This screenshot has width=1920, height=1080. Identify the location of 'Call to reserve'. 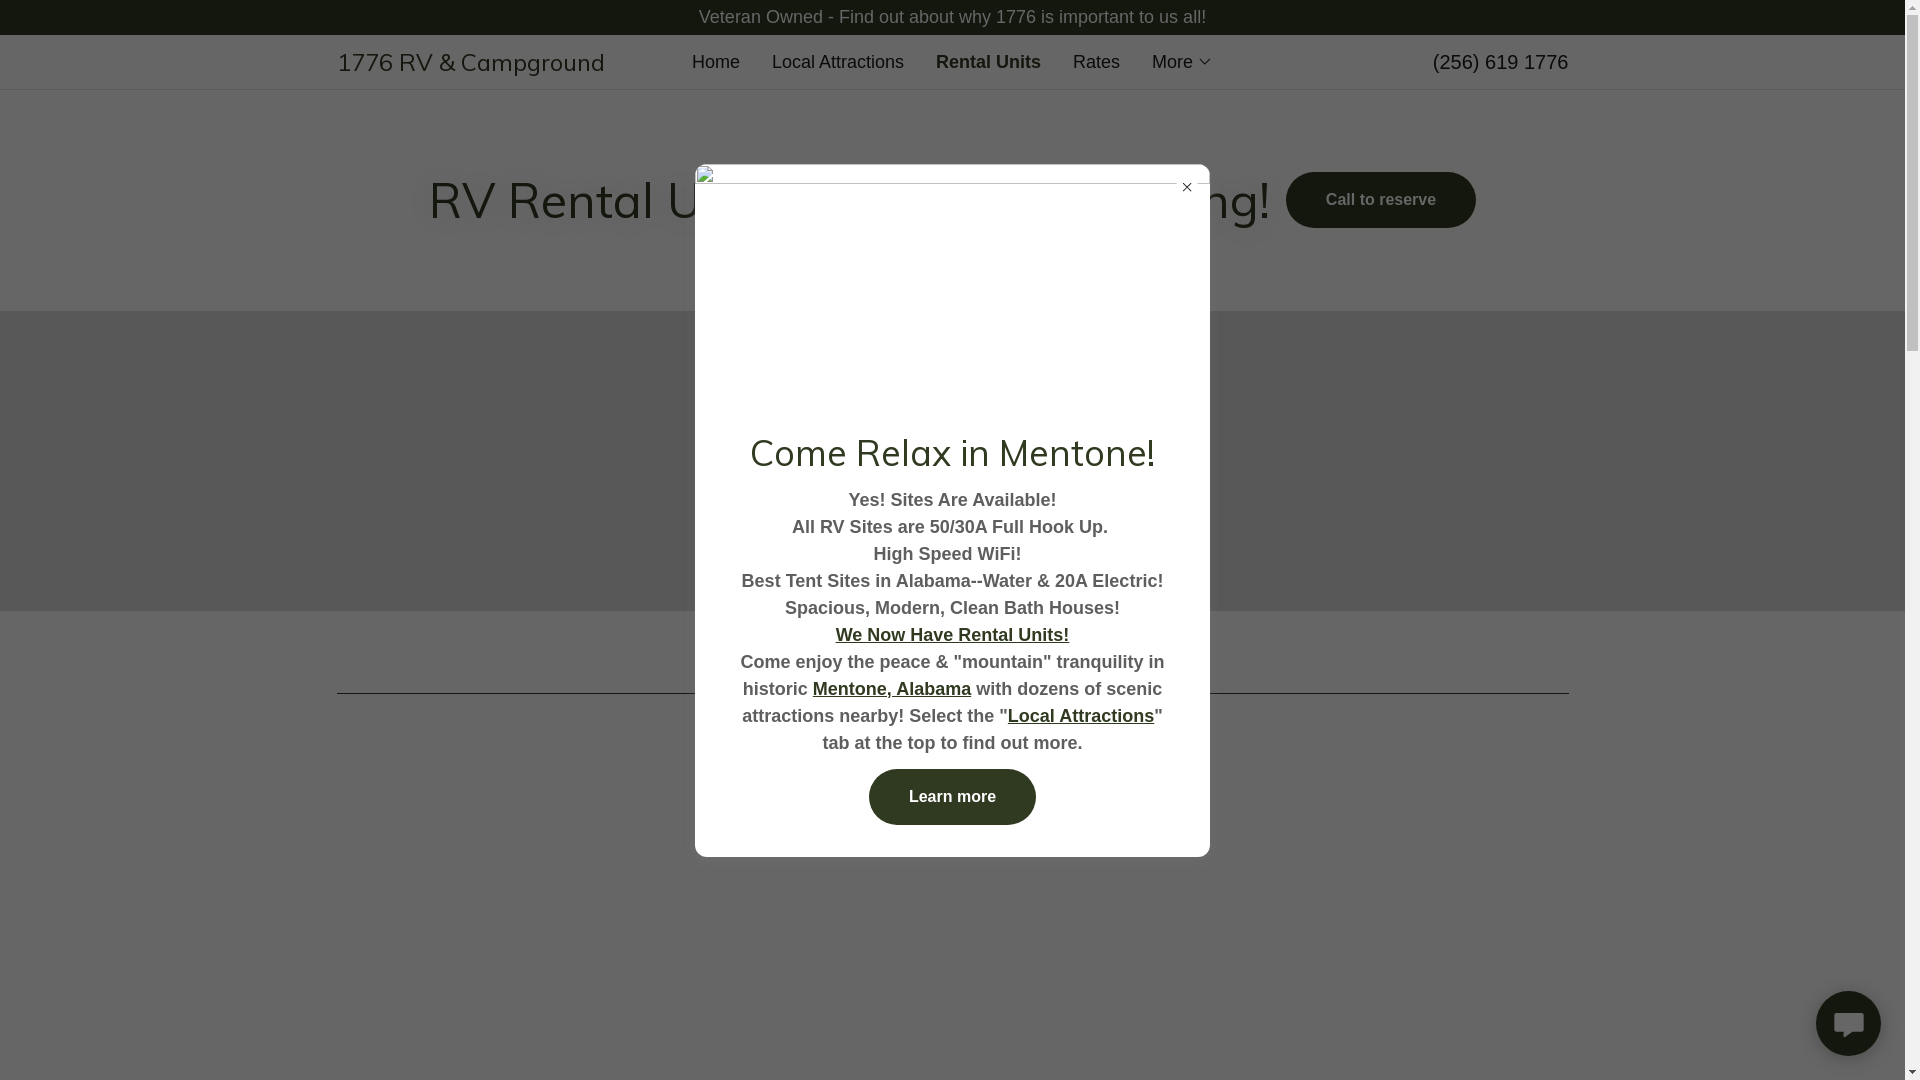
(1380, 200).